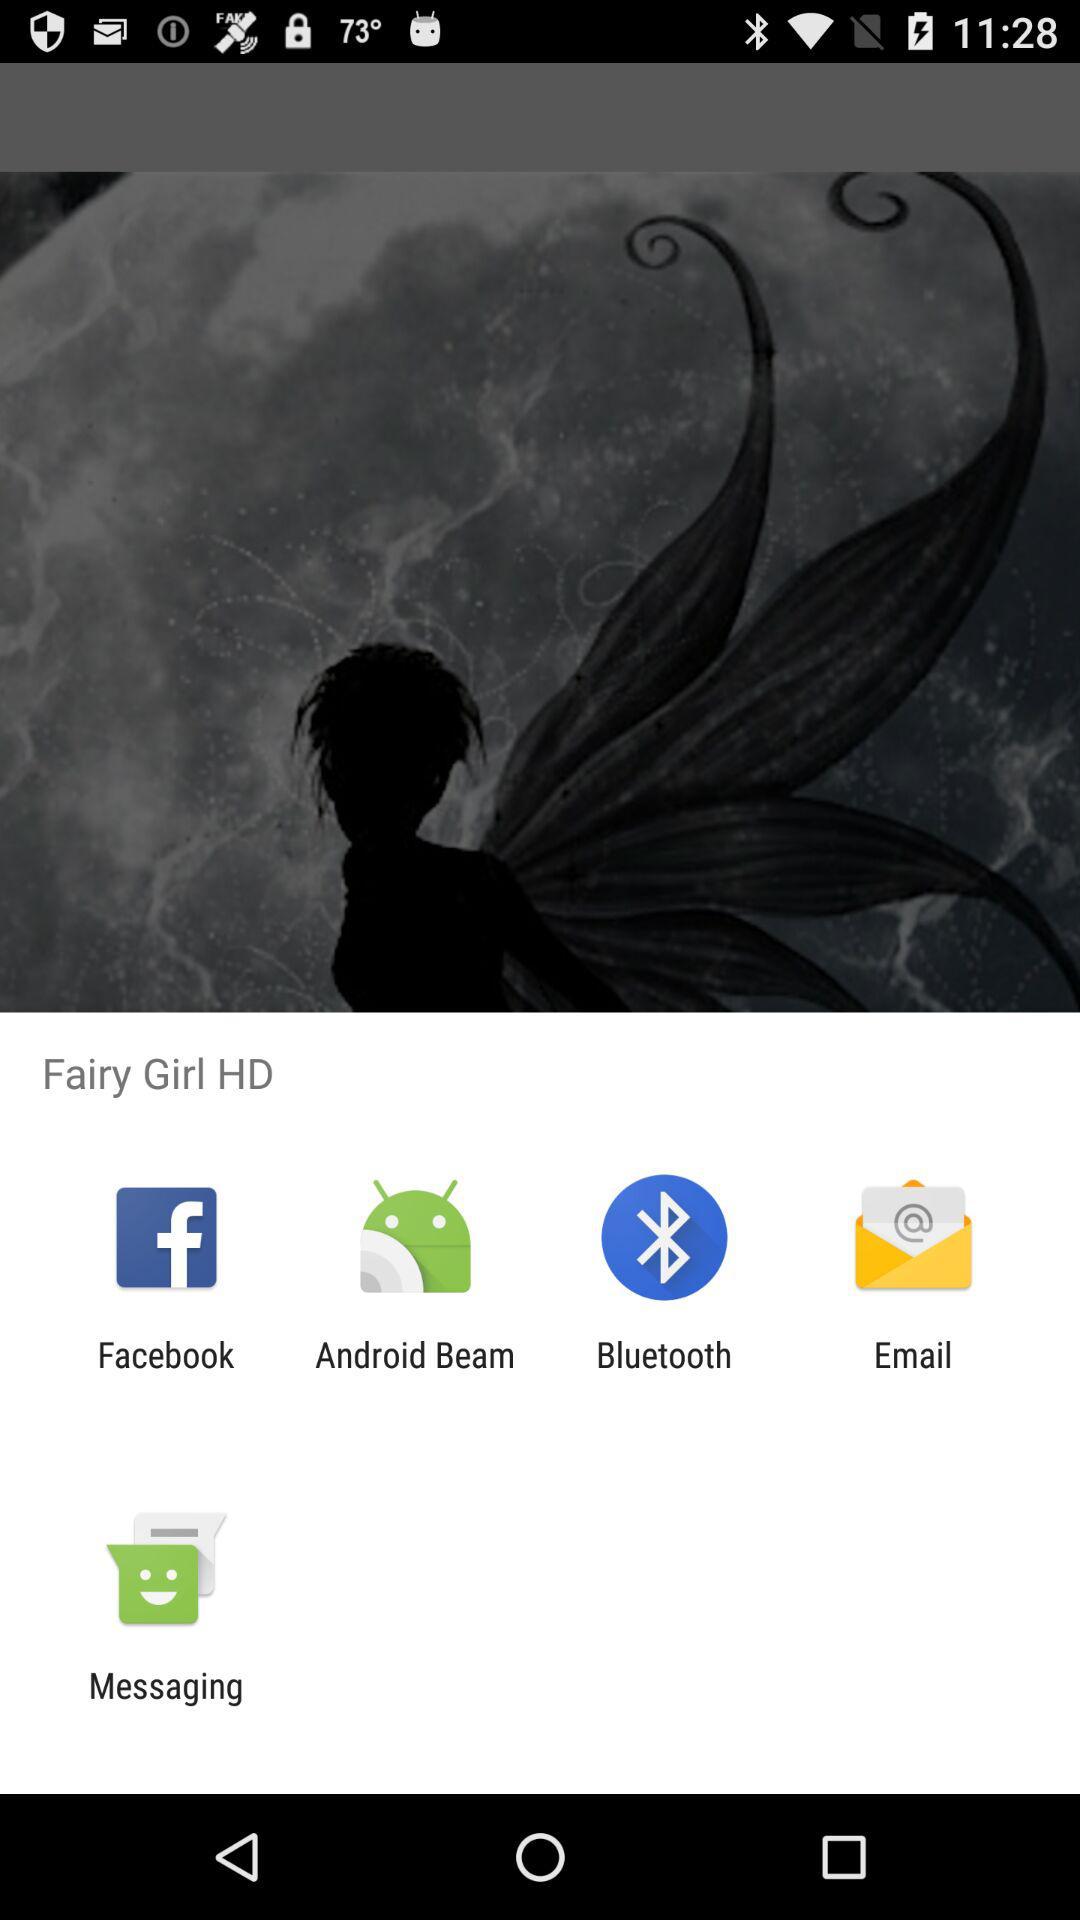 Image resolution: width=1080 pixels, height=1920 pixels. I want to click on the icon to the right of android beam, so click(664, 1374).